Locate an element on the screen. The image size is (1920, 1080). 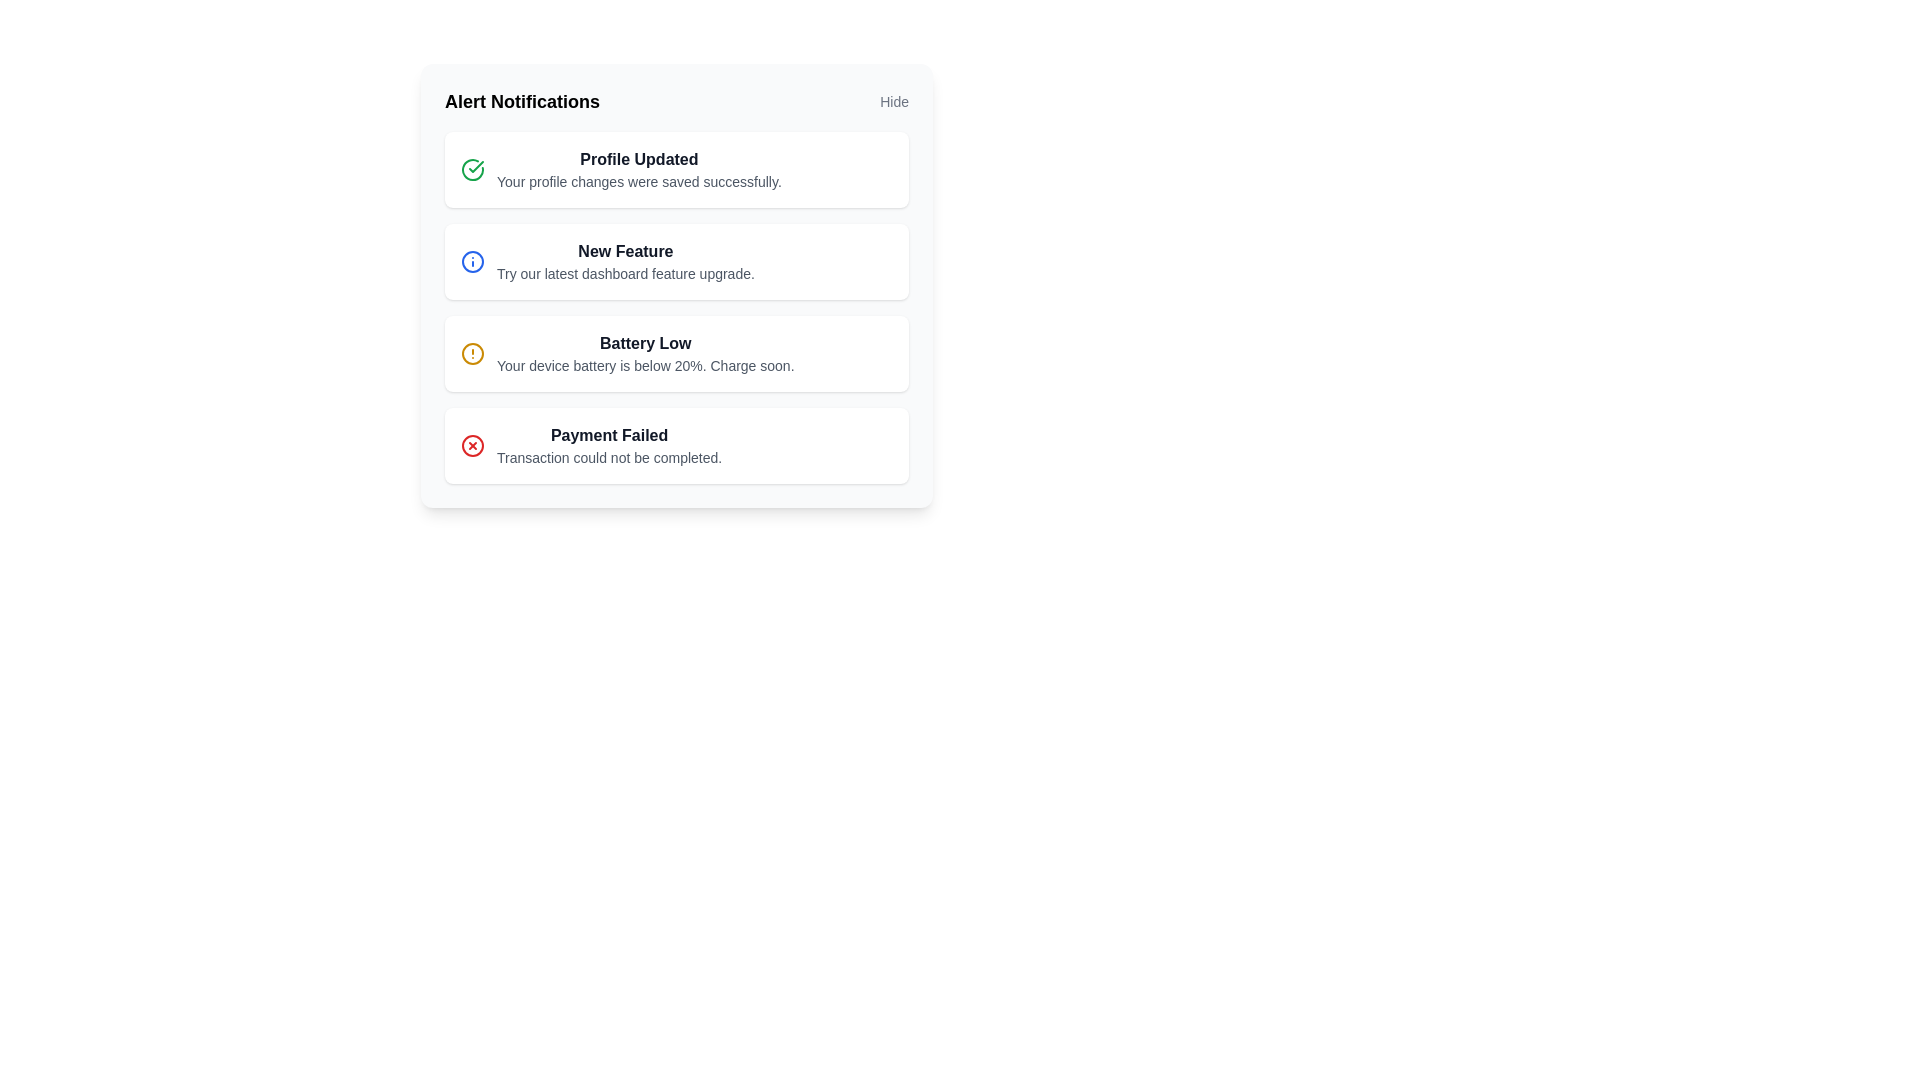
the success indicator icon positioned to the left of the text 'Profile Updated' within the first alert notification box is located at coordinates (472, 168).